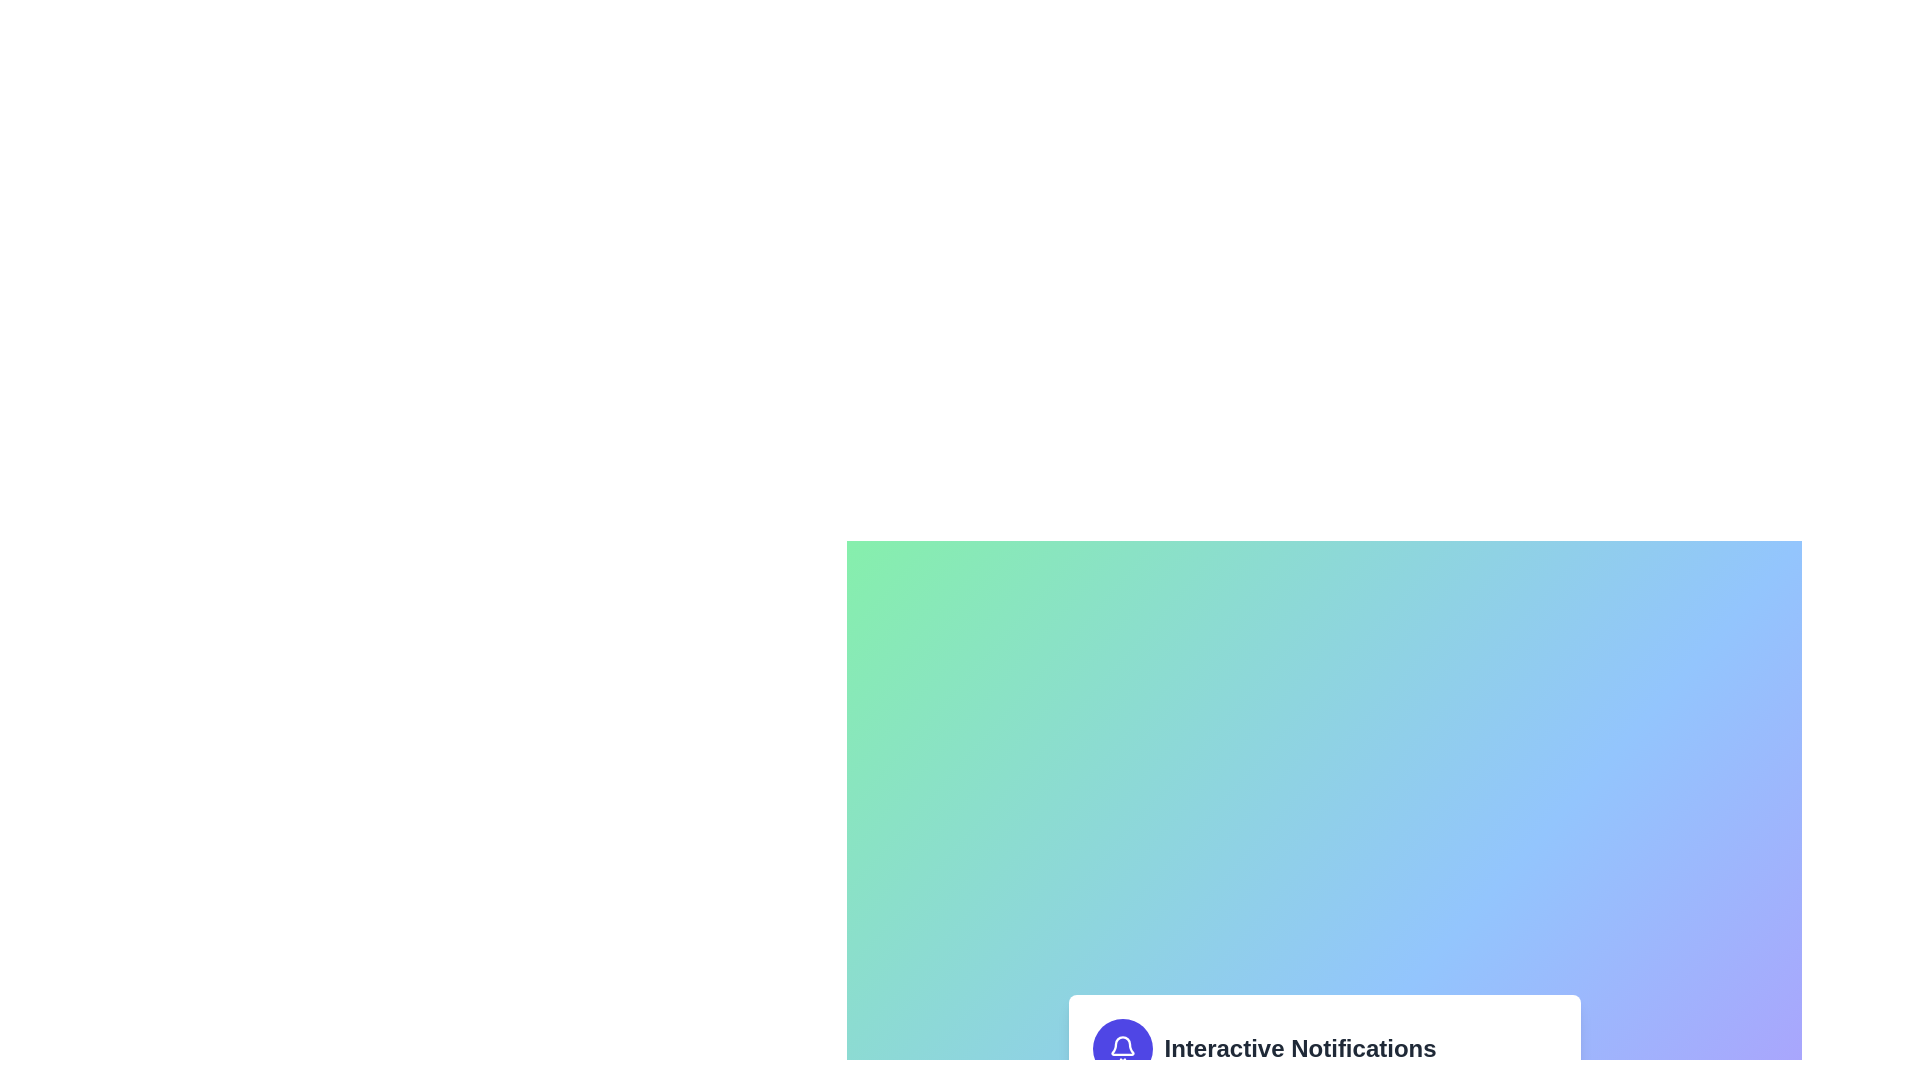 This screenshot has height=1080, width=1920. Describe the element at coordinates (1300, 1048) in the screenshot. I see `the static text element styled as a heading with the words 'Interactive Notifications', which is prominently displayed in a large bold font at the bottom of the page` at that location.